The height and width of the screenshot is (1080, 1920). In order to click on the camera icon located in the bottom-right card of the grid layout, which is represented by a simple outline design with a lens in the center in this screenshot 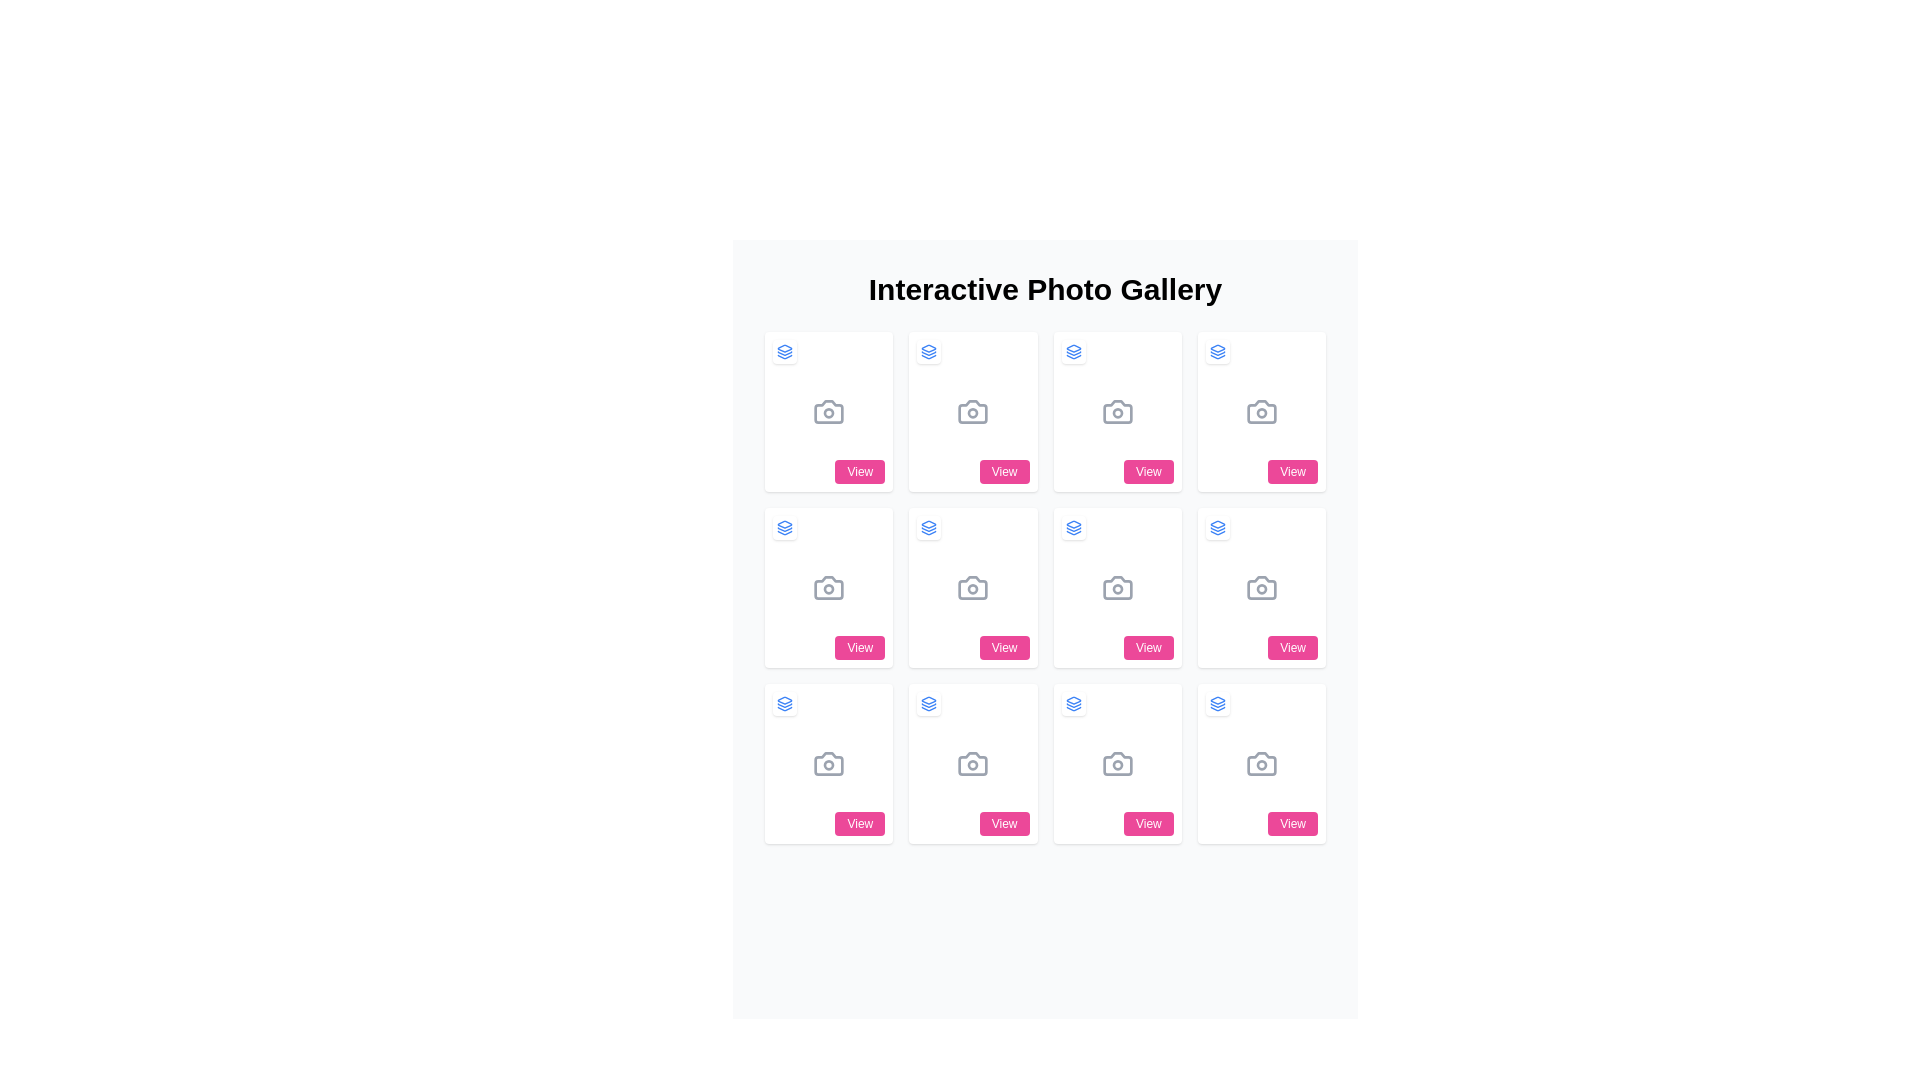, I will do `click(1260, 763)`.